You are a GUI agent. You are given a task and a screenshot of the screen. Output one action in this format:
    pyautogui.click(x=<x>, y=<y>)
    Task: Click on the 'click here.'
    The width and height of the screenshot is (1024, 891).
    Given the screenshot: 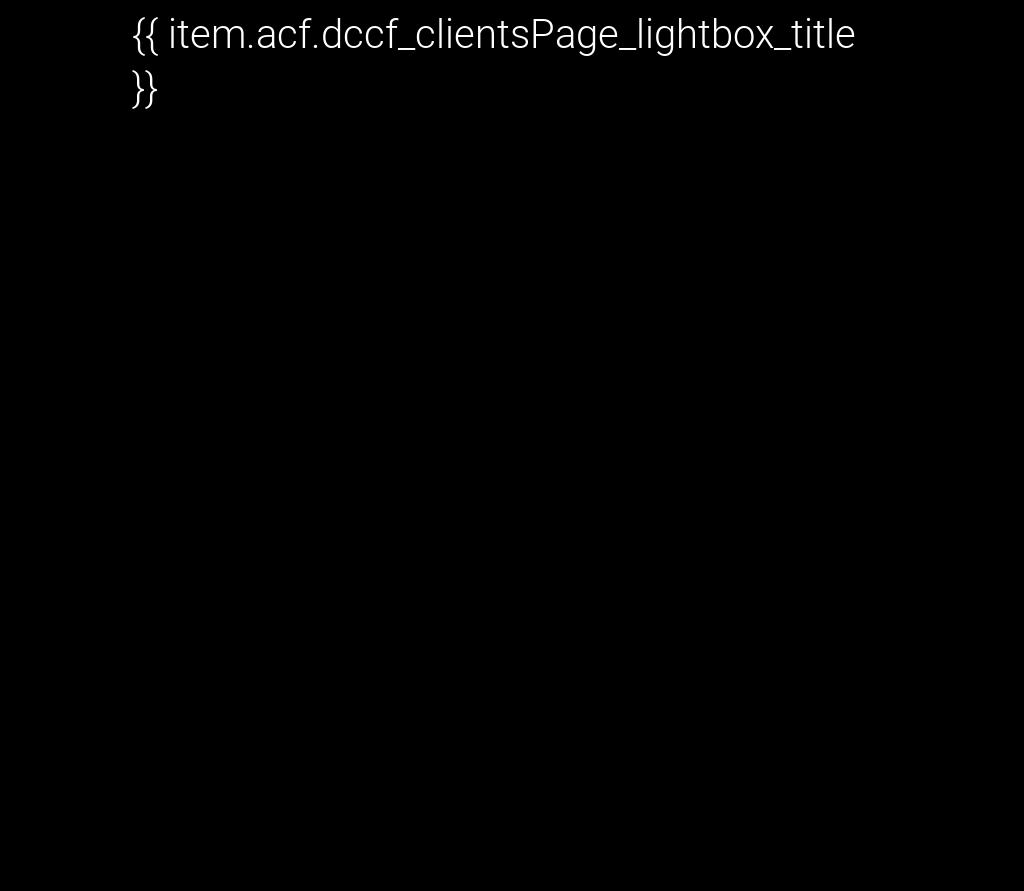 What is the action you would take?
    pyautogui.click(x=348, y=440)
    